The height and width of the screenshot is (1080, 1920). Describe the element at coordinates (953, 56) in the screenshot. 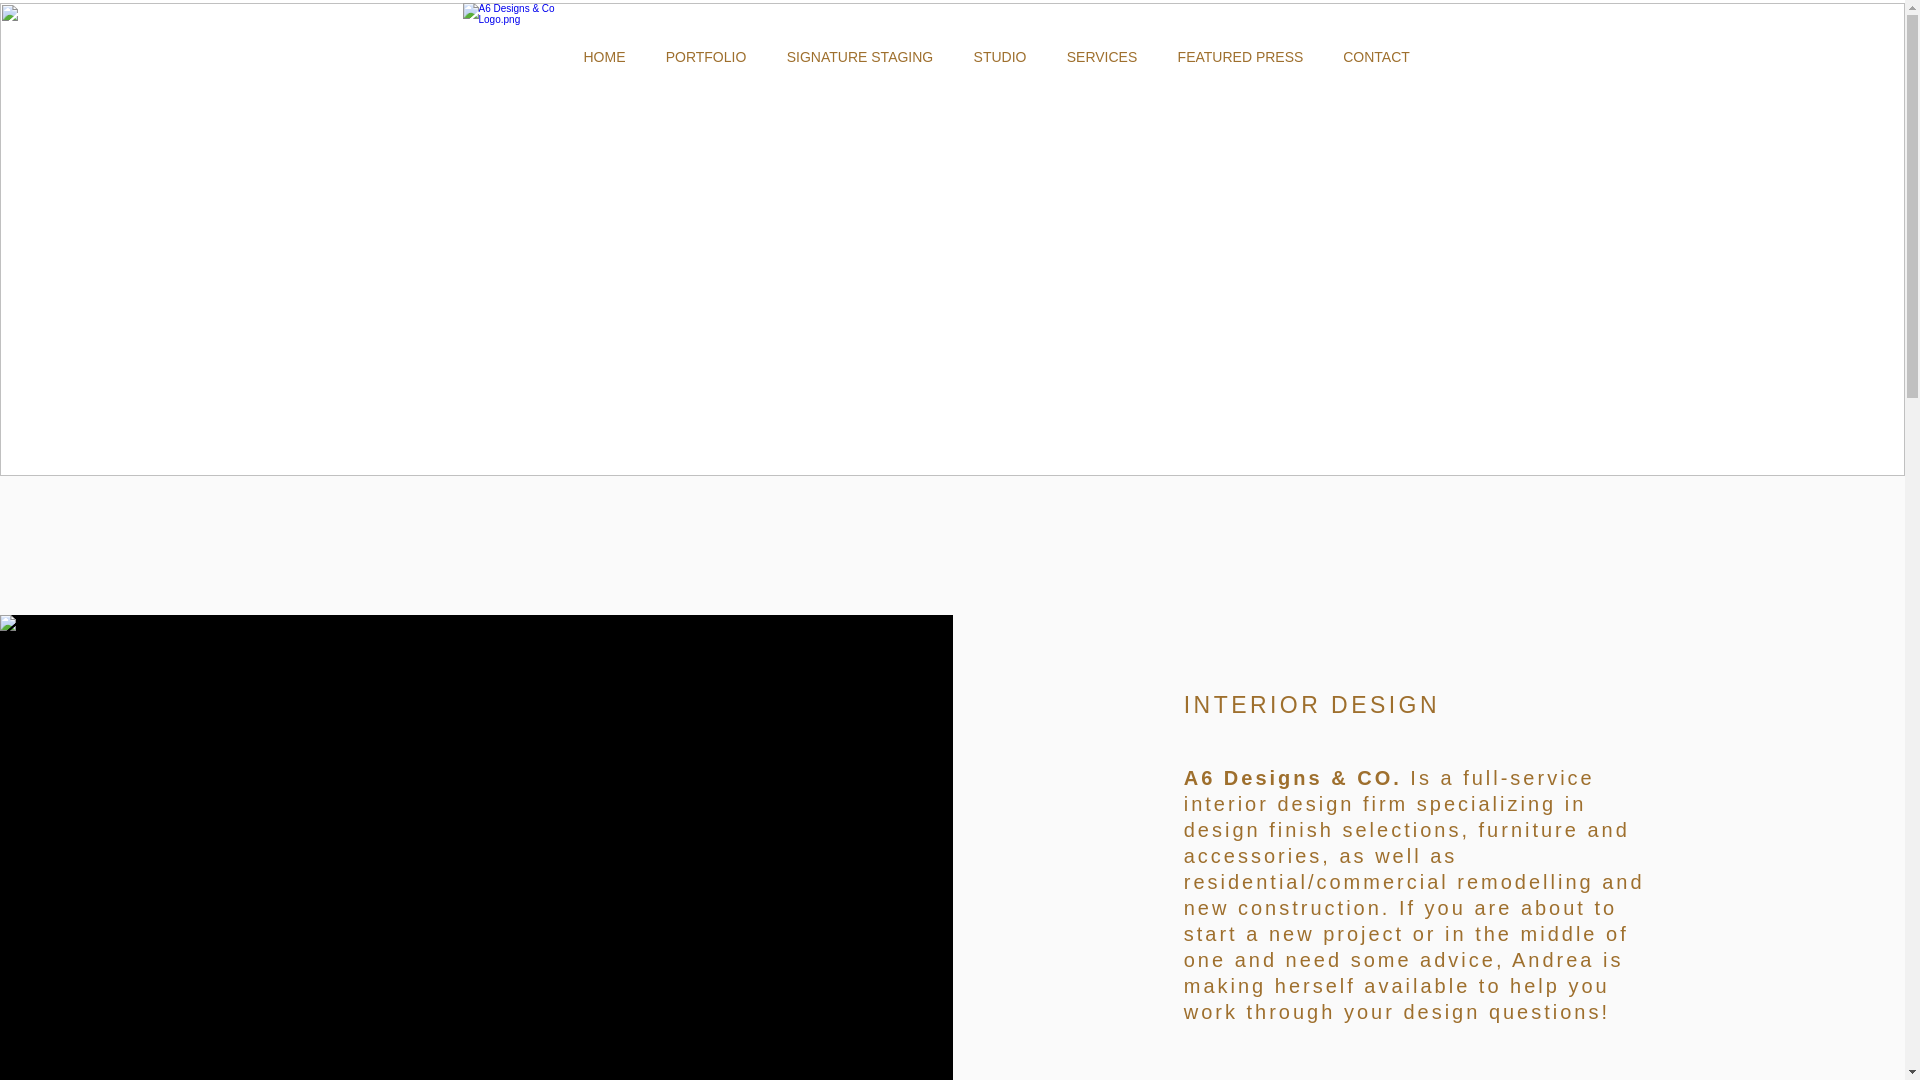

I see `'STUDIO'` at that location.